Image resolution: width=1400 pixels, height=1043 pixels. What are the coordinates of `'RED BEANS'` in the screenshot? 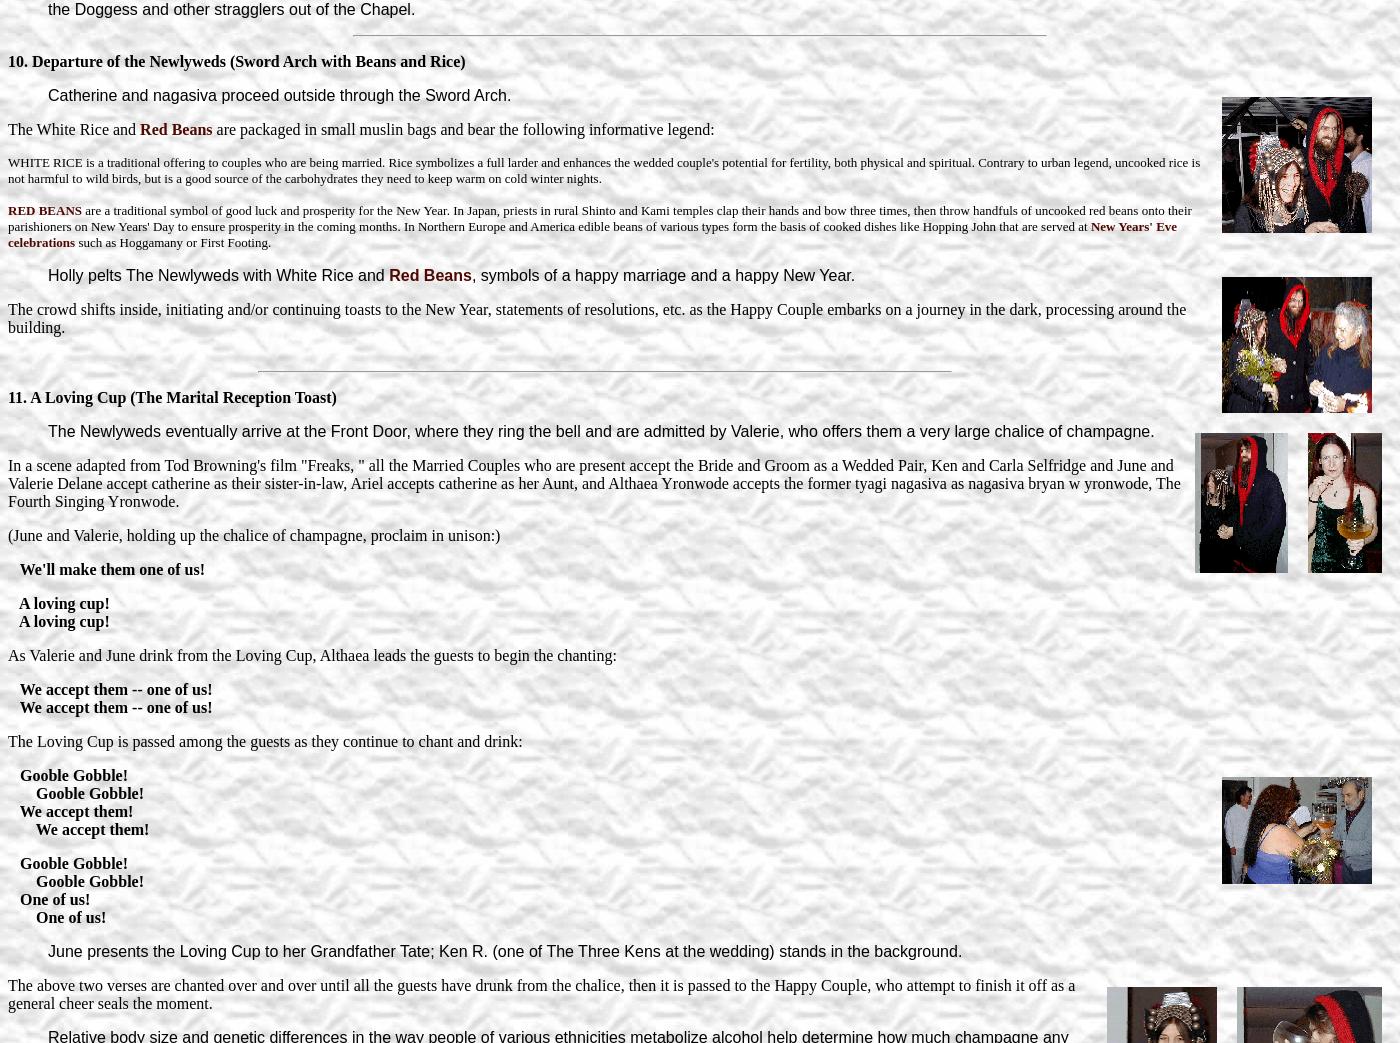 It's located at (44, 208).